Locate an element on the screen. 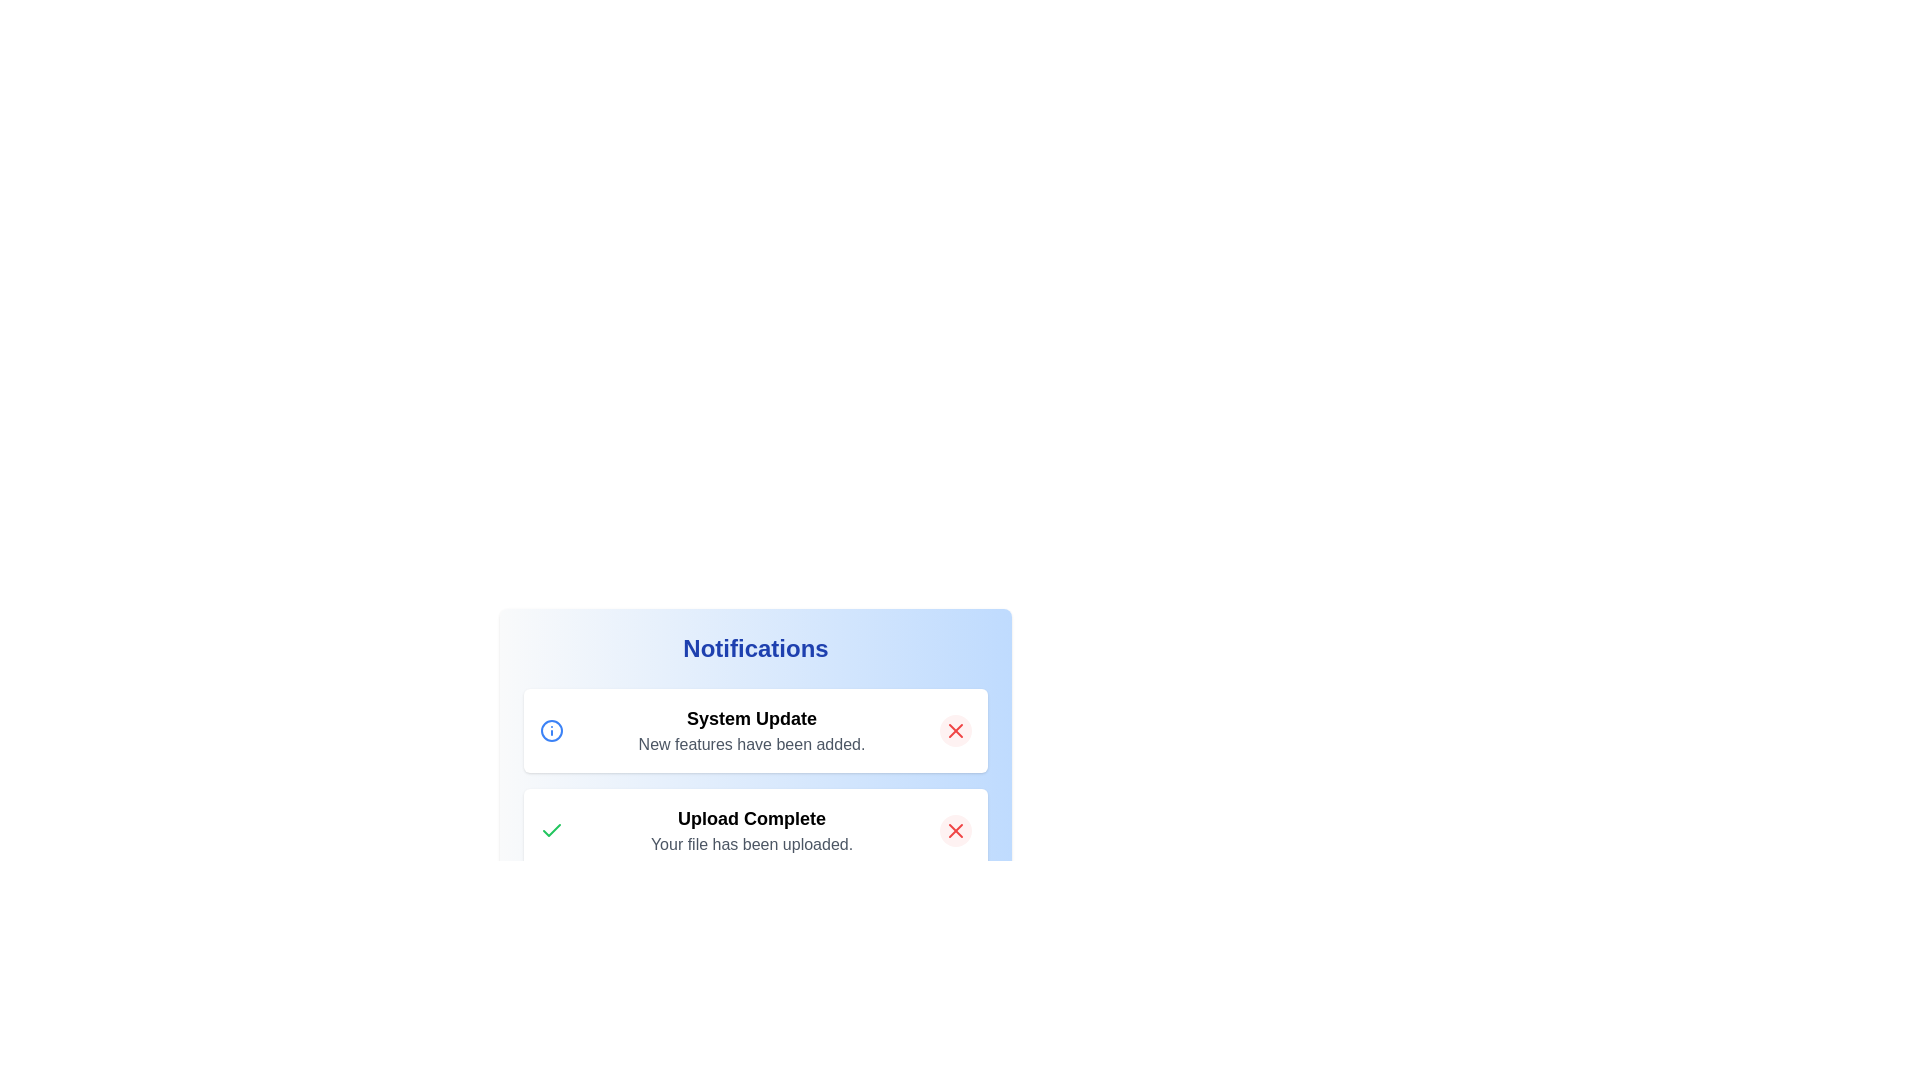 This screenshot has height=1080, width=1920. the Close button, which is a circular button with a red border and a red 'X' icon located in the top-right corner of the notification card under the label 'System Update' is located at coordinates (954, 731).